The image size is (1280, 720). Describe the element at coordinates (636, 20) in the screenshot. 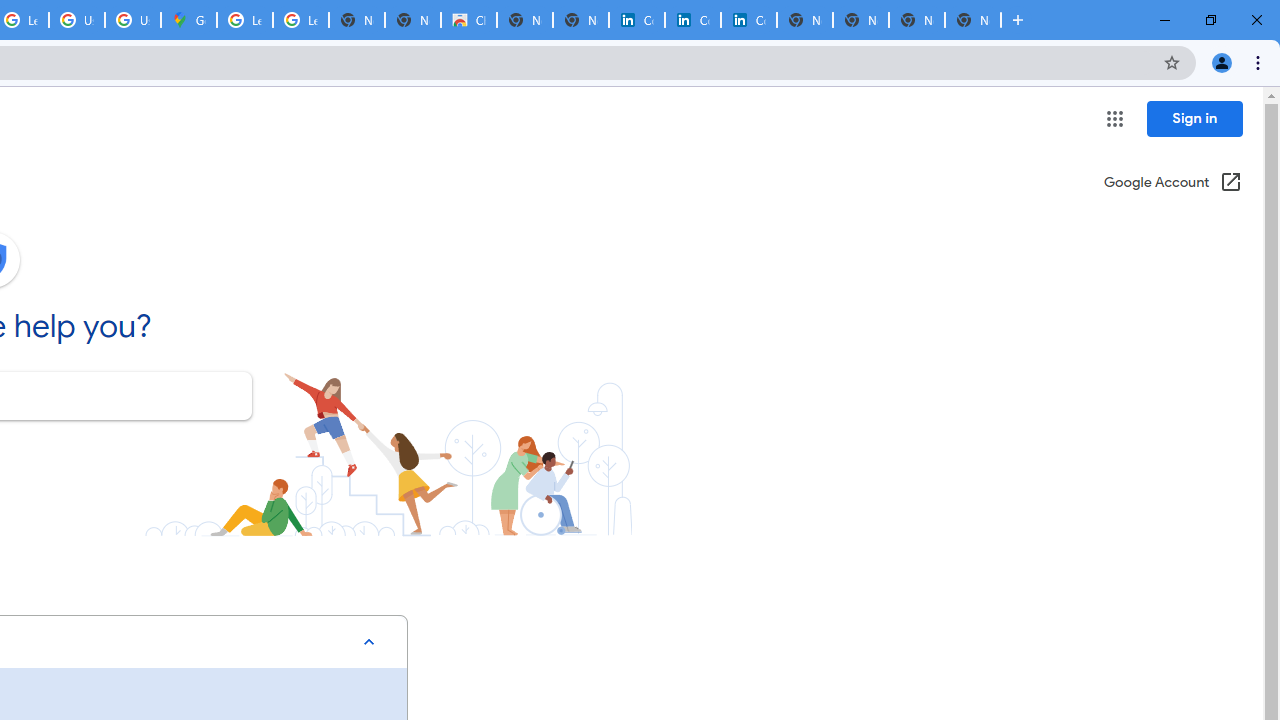

I see `'Cookie Policy | LinkedIn'` at that location.